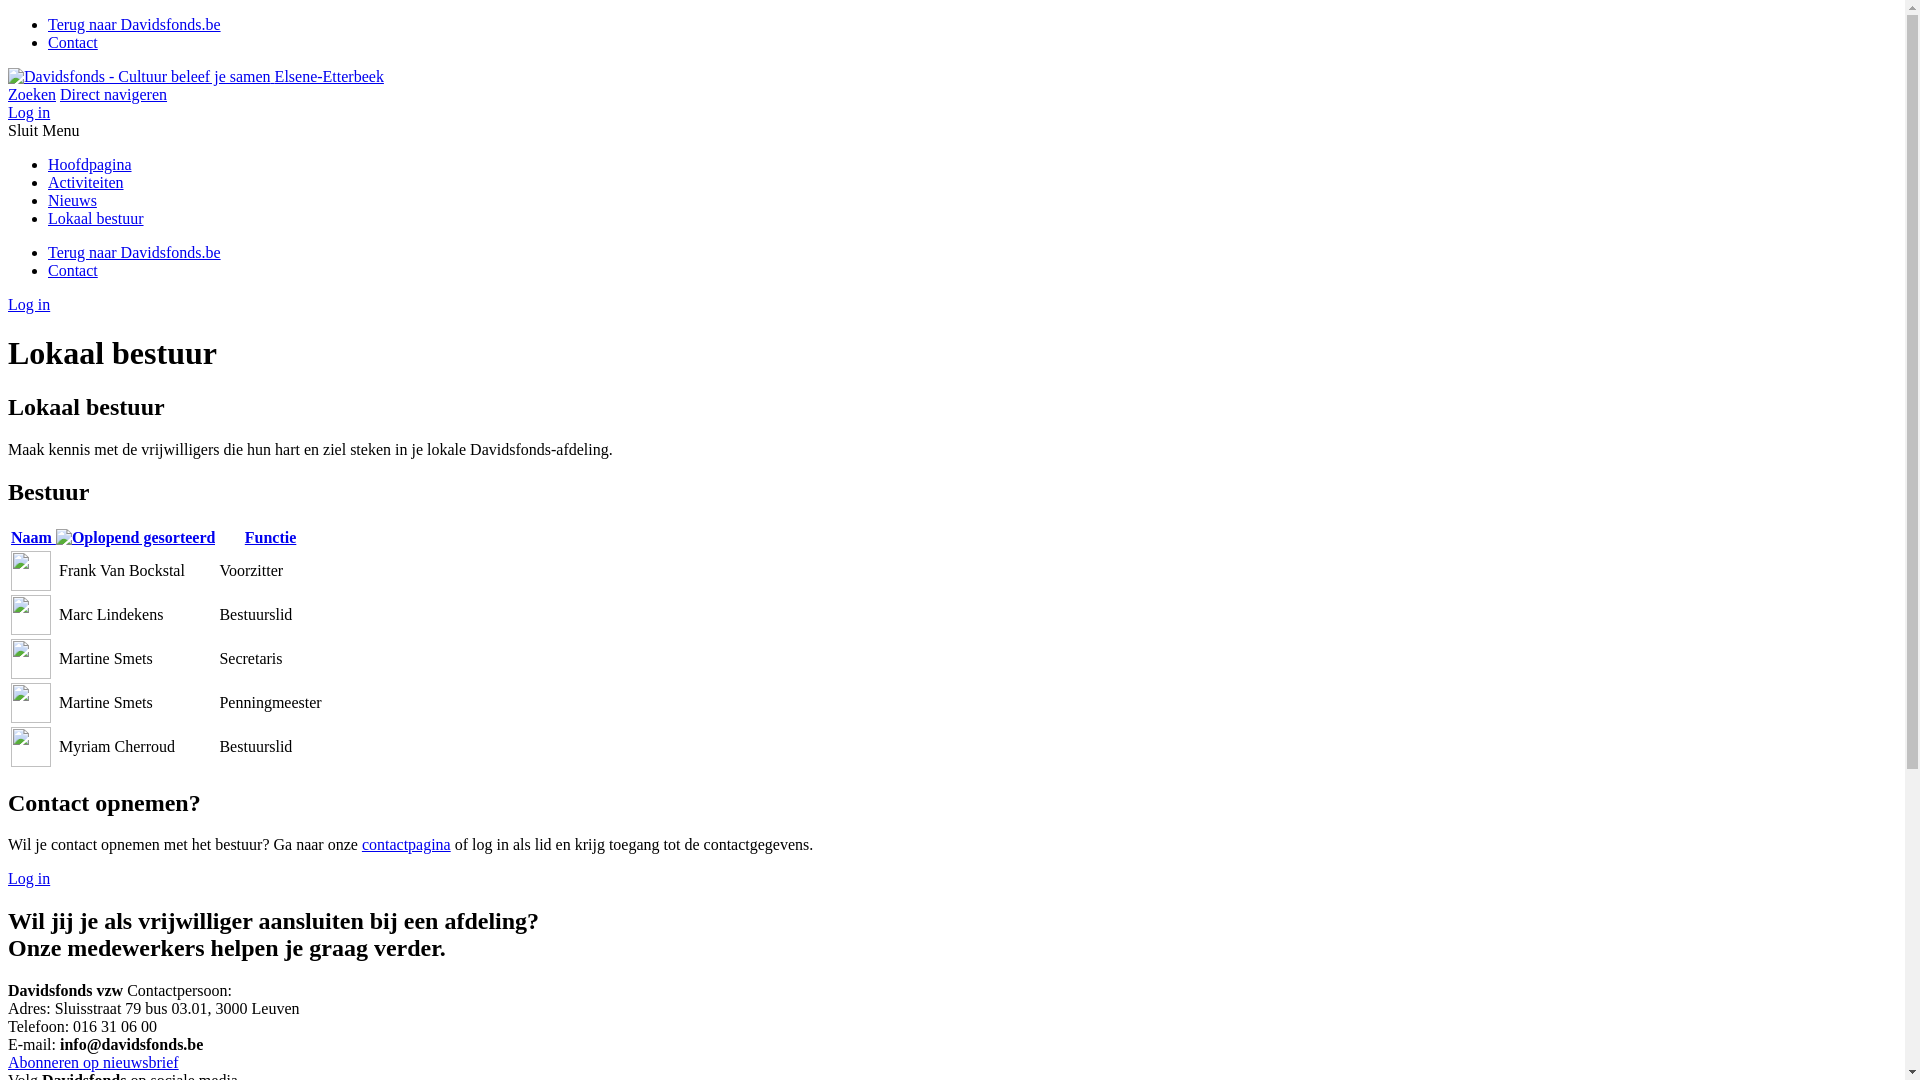 The height and width of the screenshot is (1080, 1920). Describe the element at coordinates (28, 112) in the screenshot. I see `'Log in'` at that location.